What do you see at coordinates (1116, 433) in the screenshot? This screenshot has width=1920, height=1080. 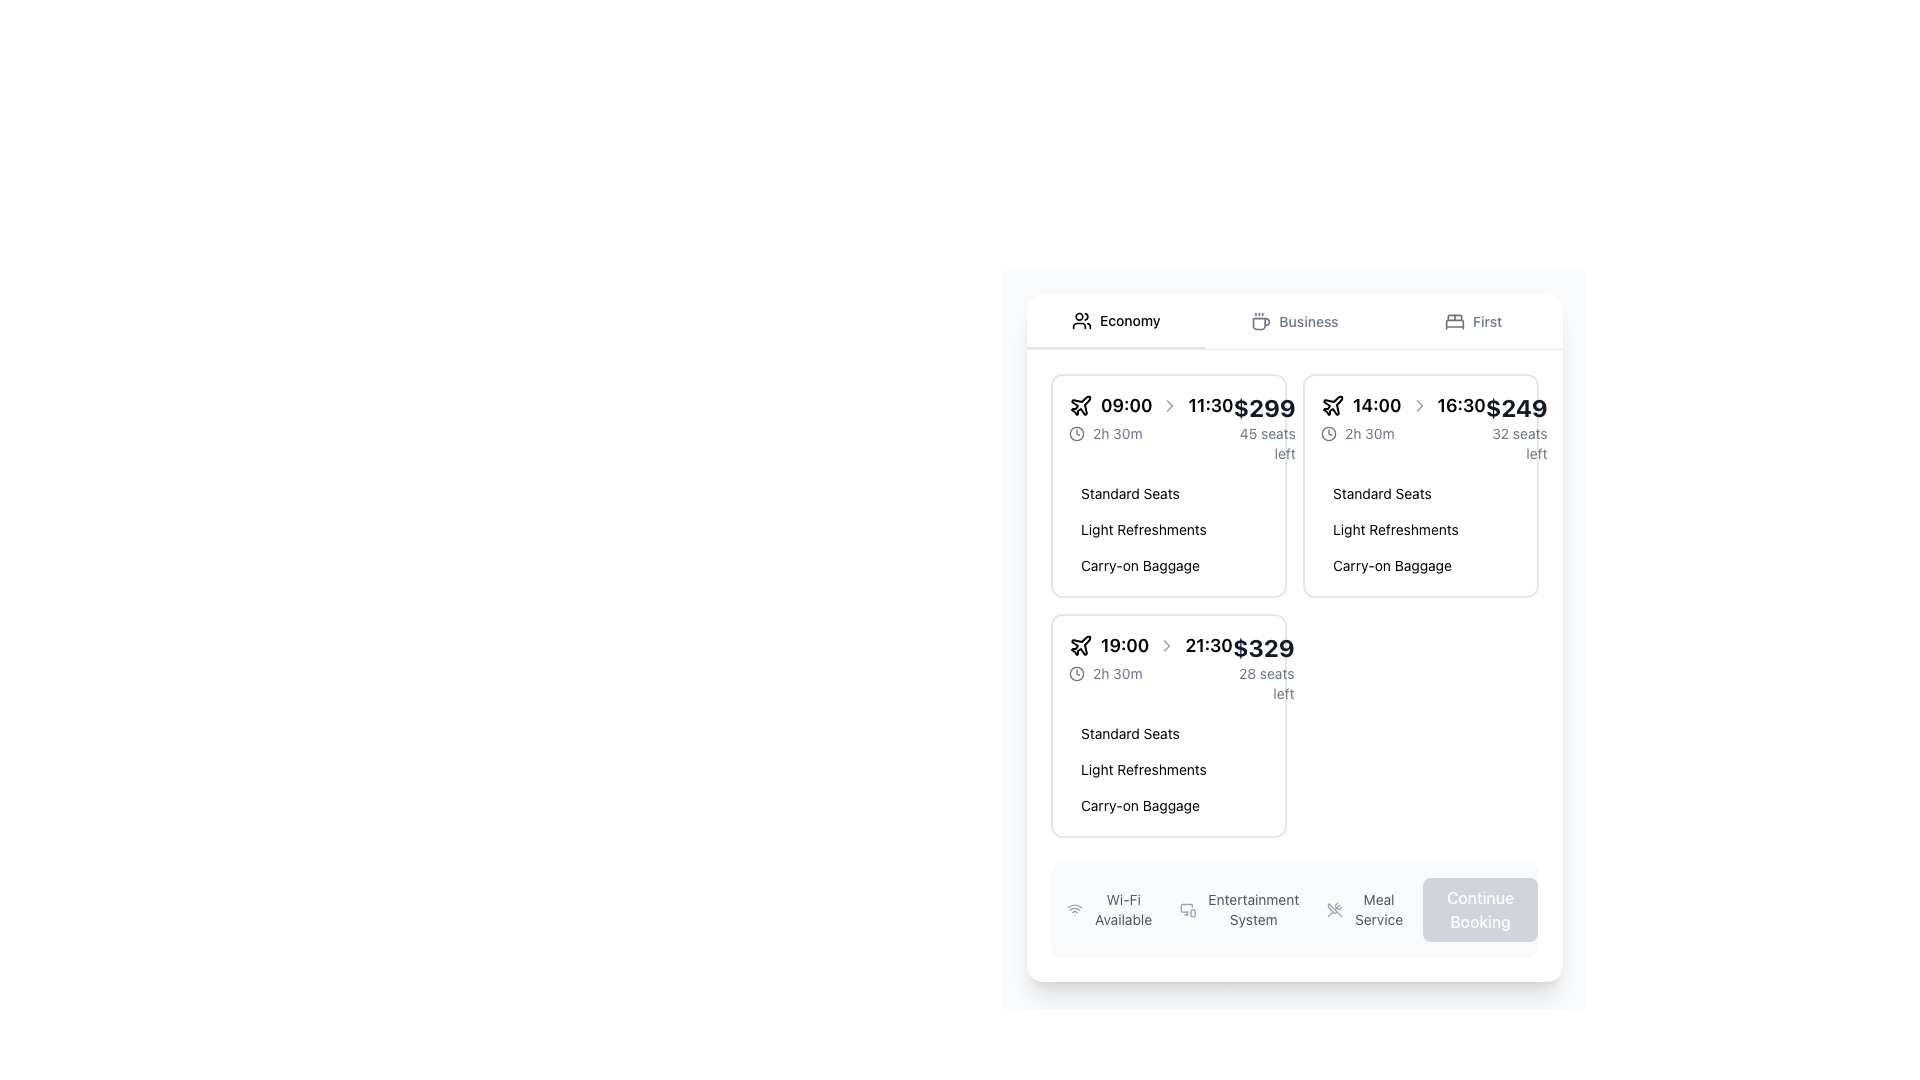 I see `the text displaying the flight duration '2h 30m', which is located below the flight times and pricing in the flight details card` at bounding box center [1116, 433].